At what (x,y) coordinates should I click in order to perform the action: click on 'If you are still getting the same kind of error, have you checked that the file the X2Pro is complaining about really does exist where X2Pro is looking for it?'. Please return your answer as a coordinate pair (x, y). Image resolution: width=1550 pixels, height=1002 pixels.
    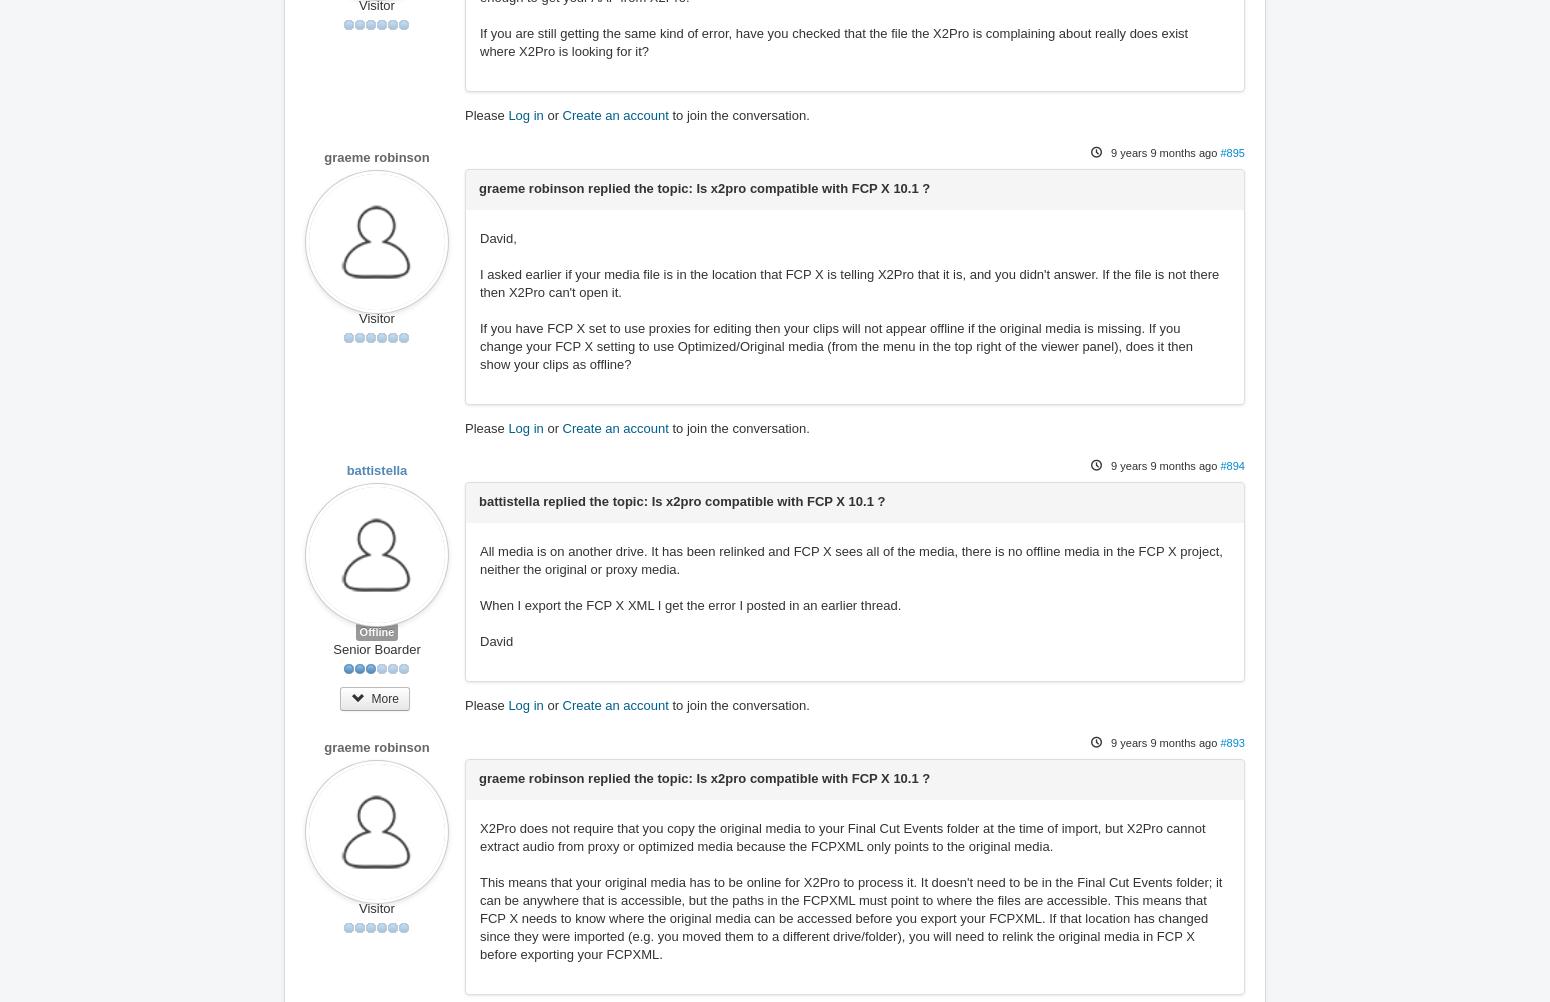
    Looking at the image, I should click on (833, 42).